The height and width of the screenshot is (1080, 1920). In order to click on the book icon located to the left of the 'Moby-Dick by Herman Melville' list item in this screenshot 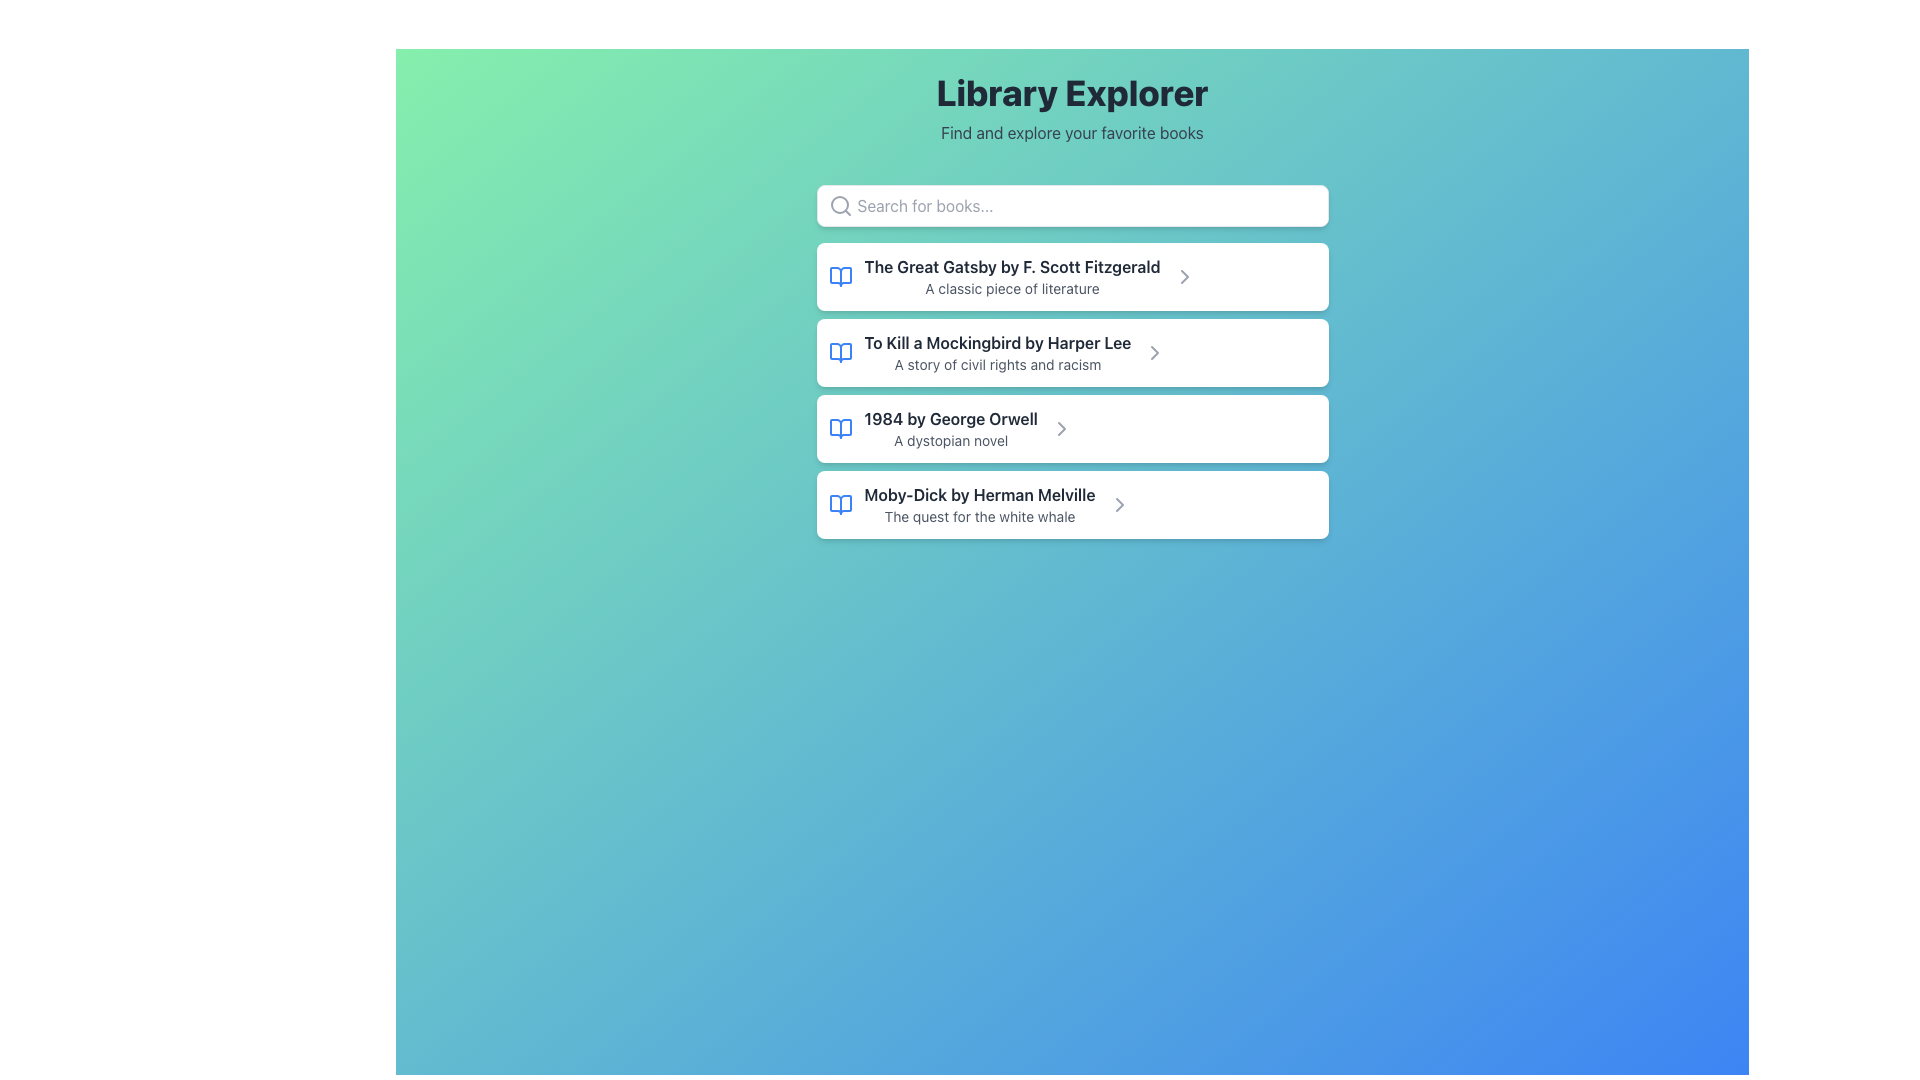, I will do `click(840, 504)`.